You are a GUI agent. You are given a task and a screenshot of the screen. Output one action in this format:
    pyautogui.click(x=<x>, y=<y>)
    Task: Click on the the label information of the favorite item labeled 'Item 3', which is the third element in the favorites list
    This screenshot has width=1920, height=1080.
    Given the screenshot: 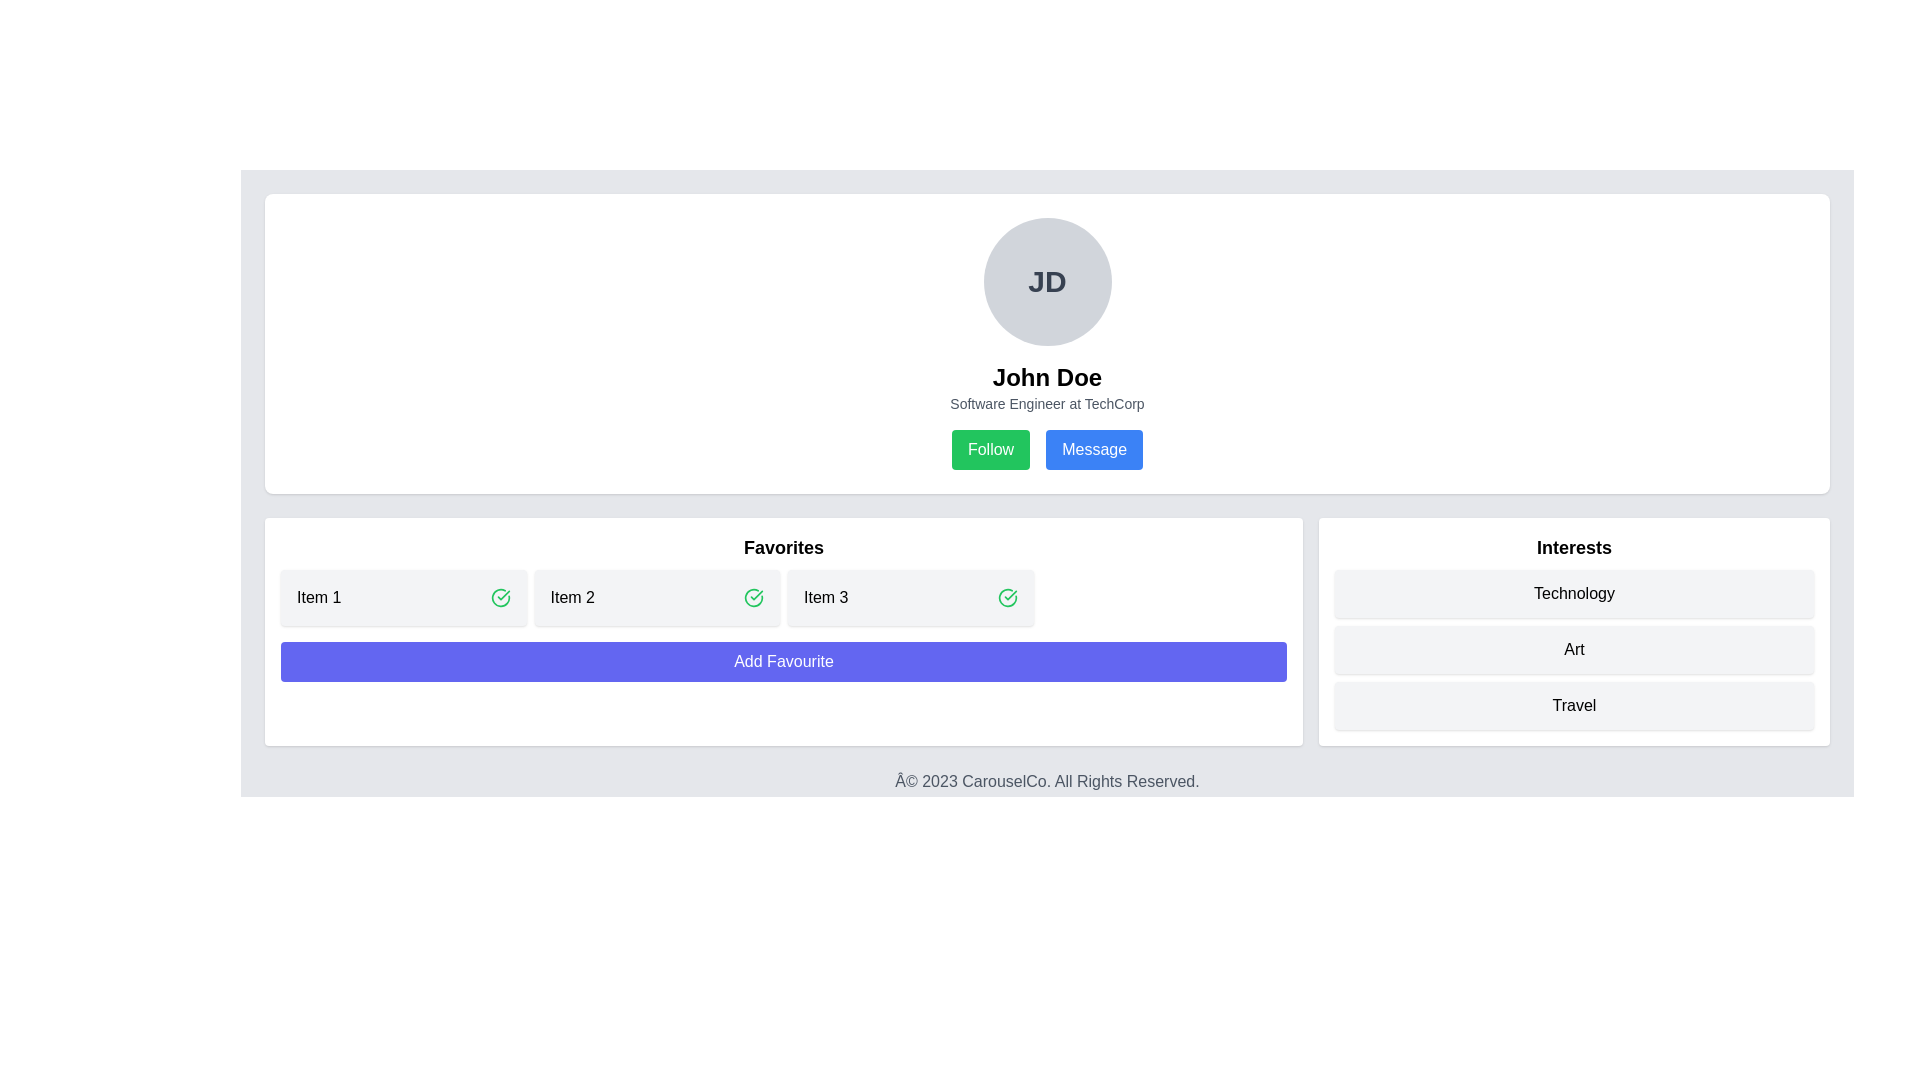 What is the action you would take?
    pyautogui.click(x=909, y=596)
    